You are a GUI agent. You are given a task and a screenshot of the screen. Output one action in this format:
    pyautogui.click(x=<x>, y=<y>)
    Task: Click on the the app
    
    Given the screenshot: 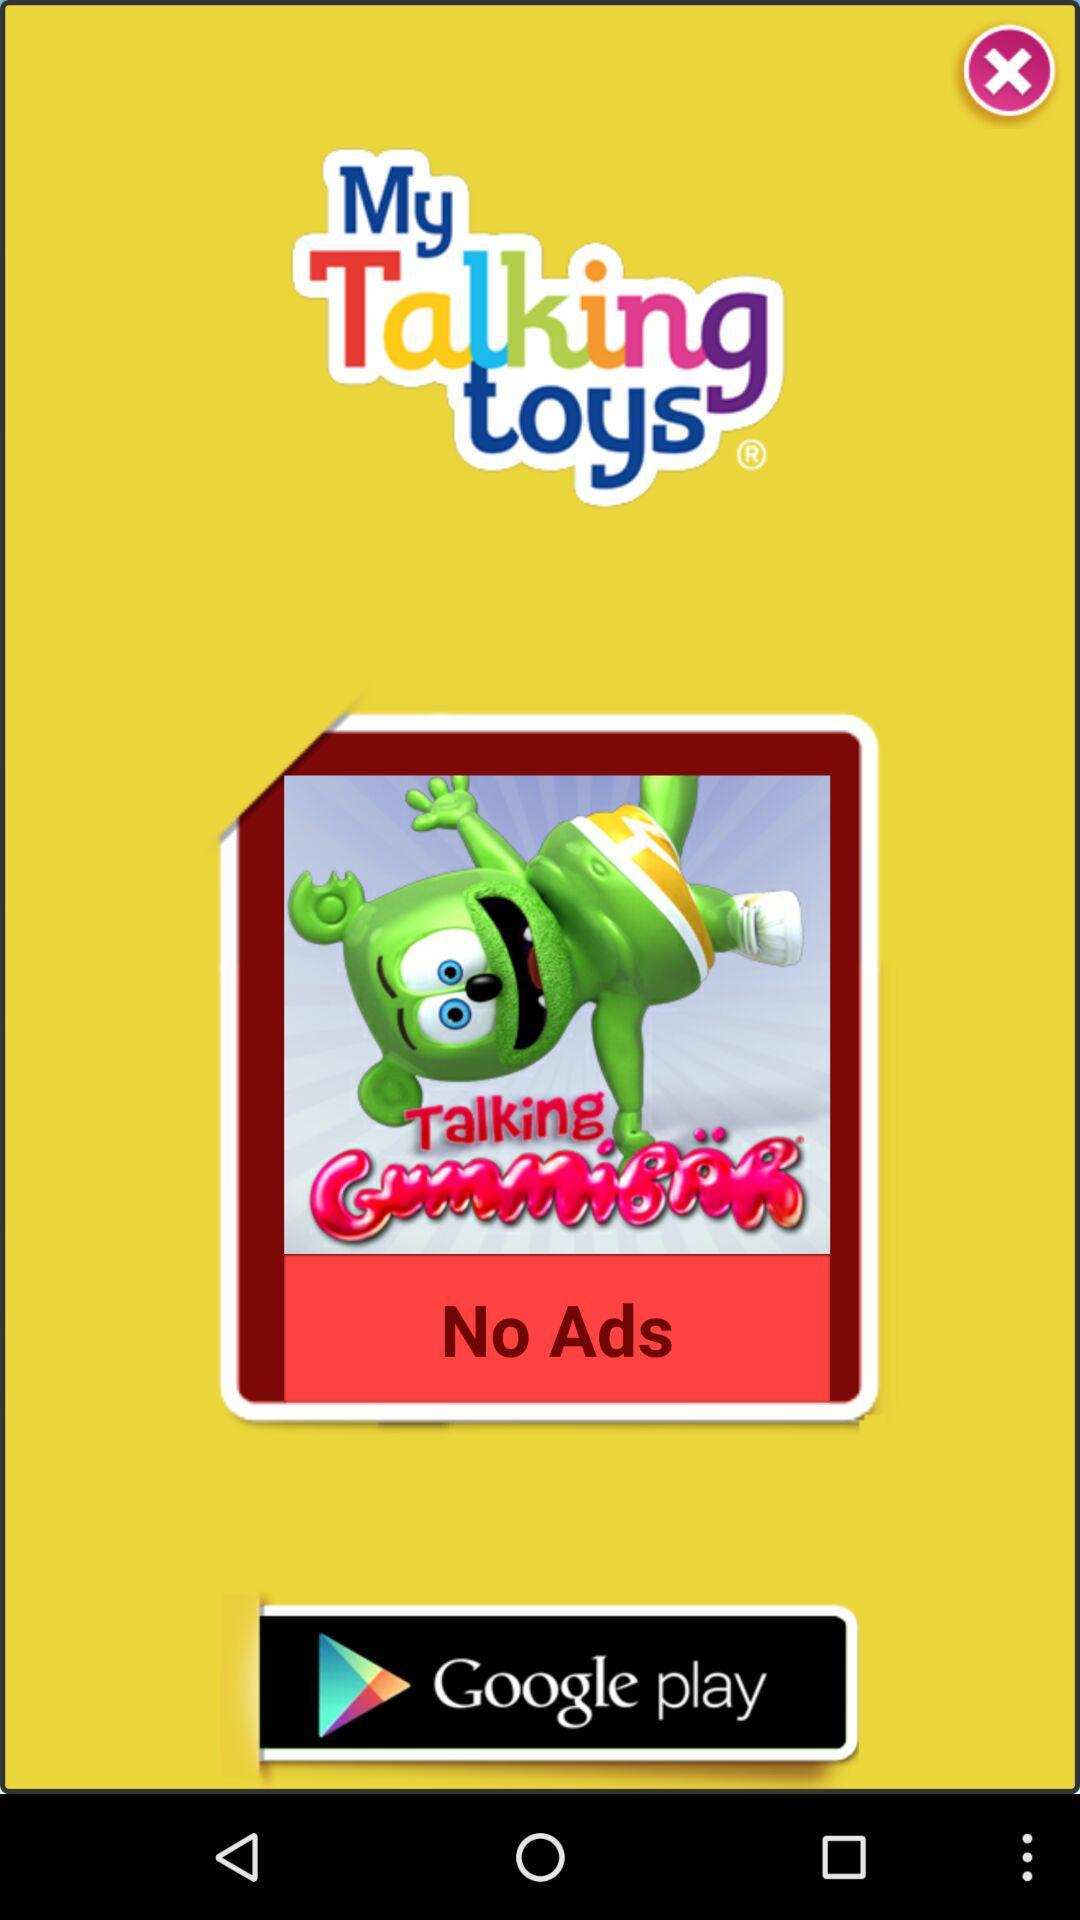 What is the action you would take?
    pyautogui.click(x=1006, y=73)
    